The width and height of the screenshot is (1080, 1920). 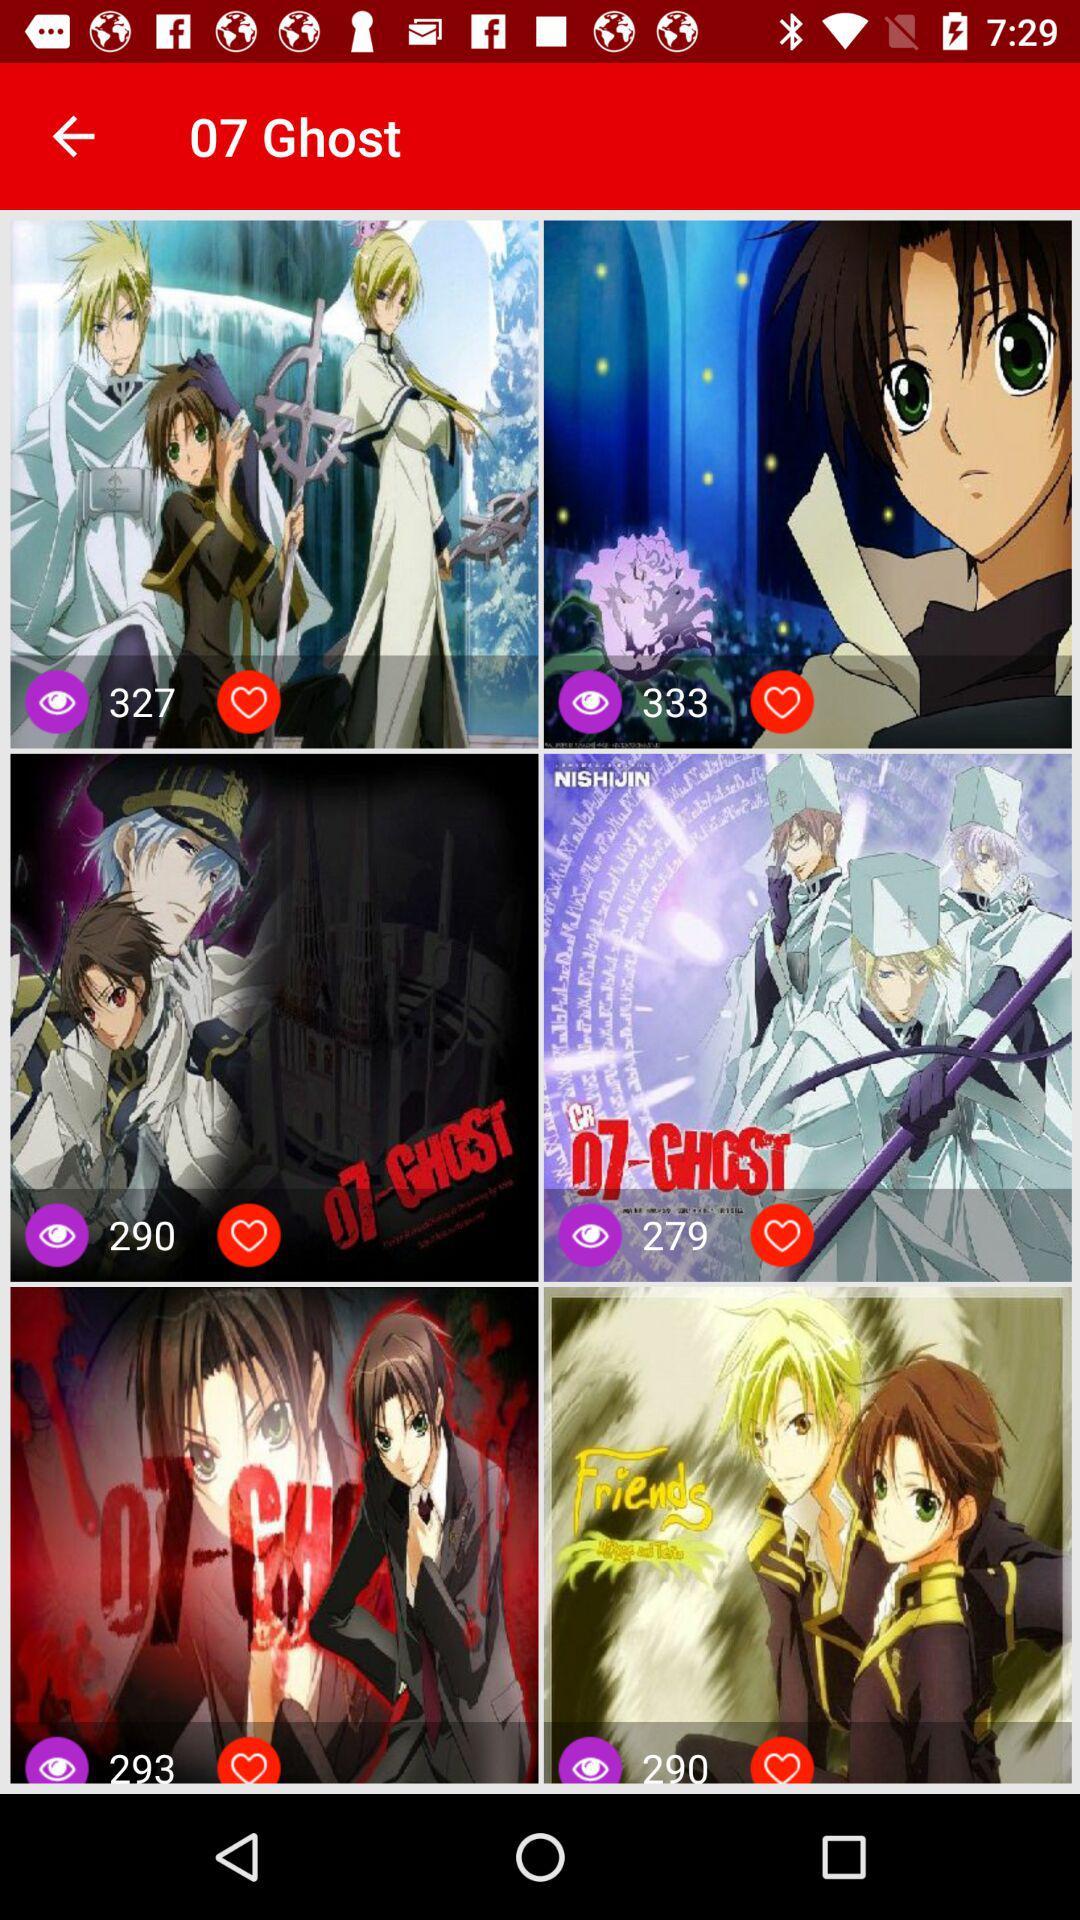 I want to click on indicate favorite, so click(x=248, y=1234).